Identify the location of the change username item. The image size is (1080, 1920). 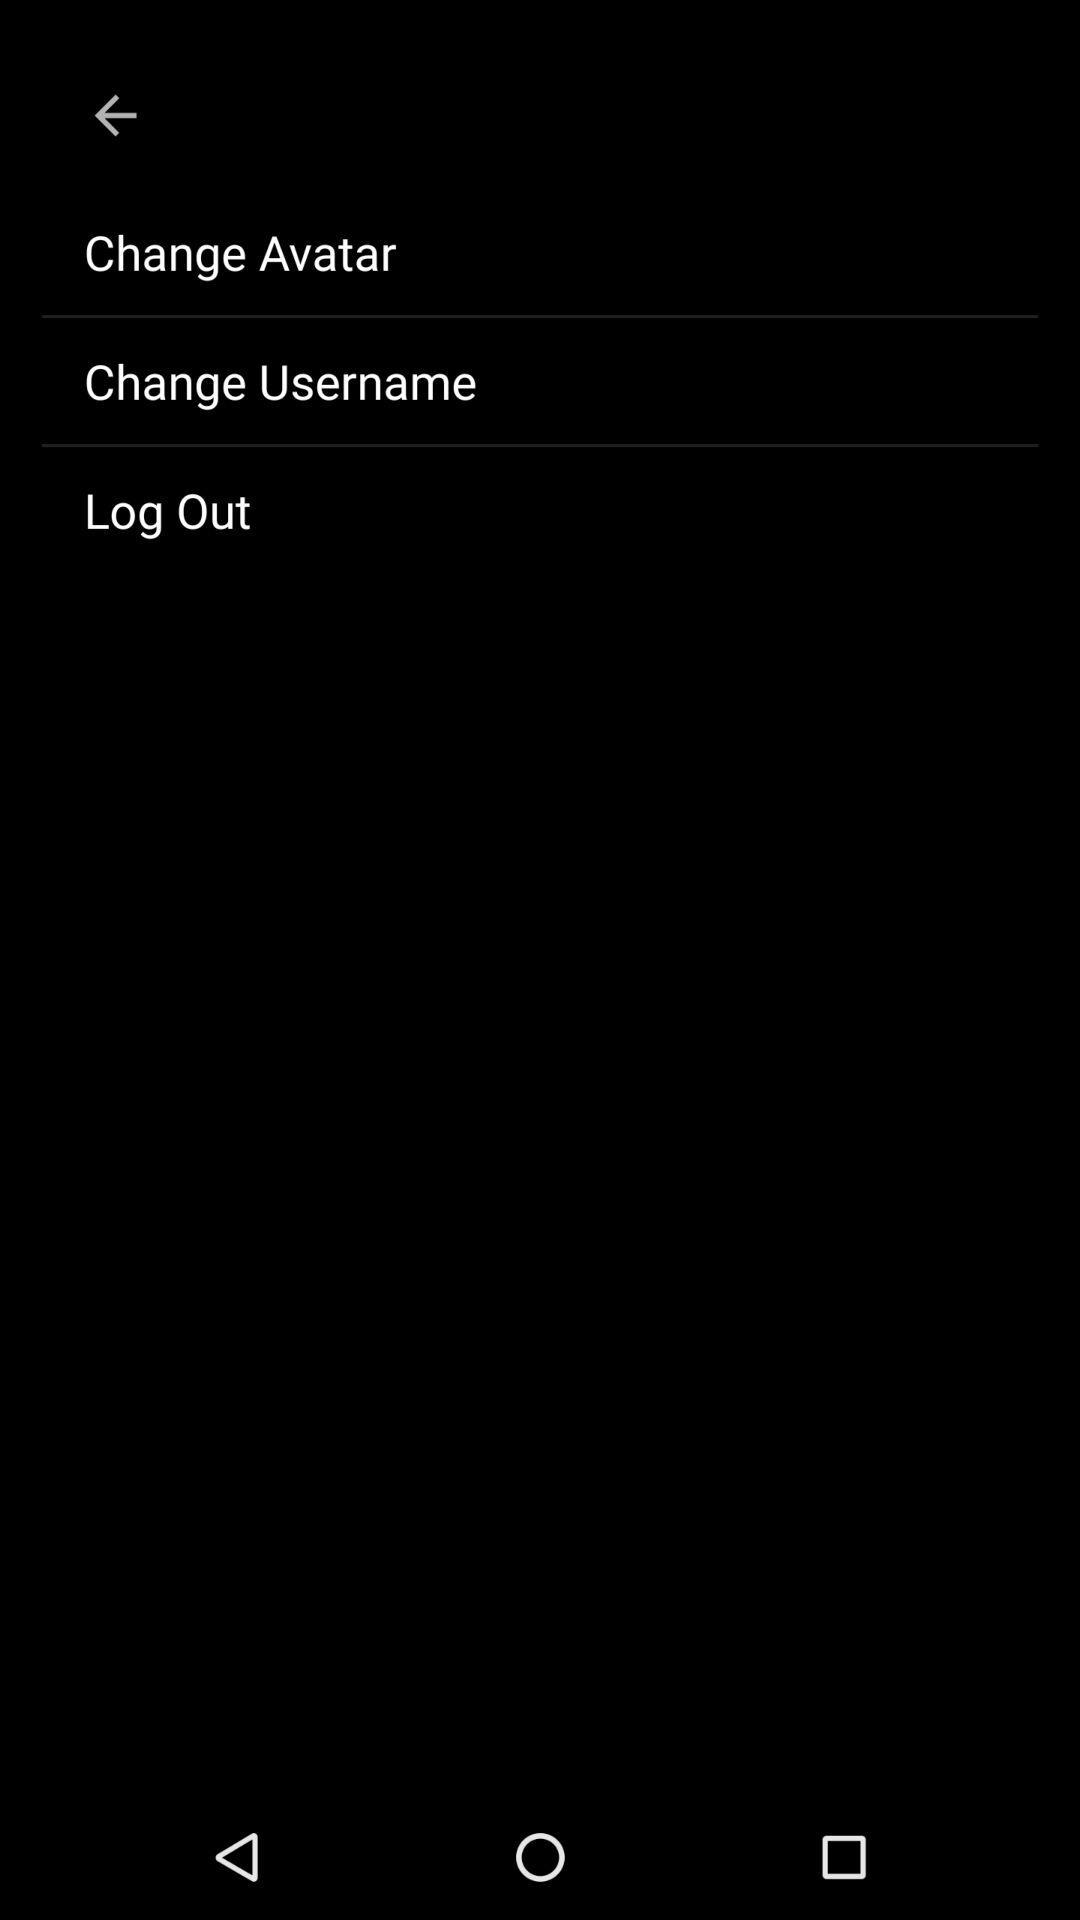
(540, 380).